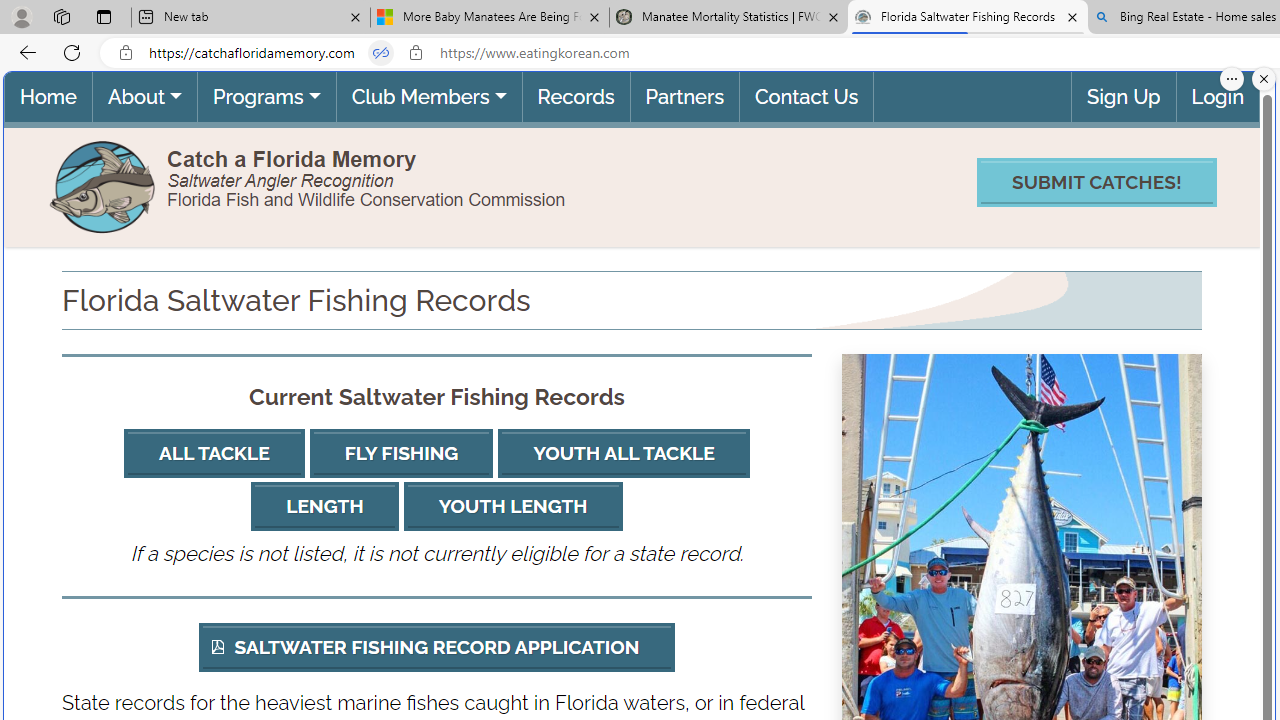 The width and height of the screenshot is (1280, 720). Describe the element at coordinates (48, 96) in the screenshot. I see `'Home (current)'` at that location.